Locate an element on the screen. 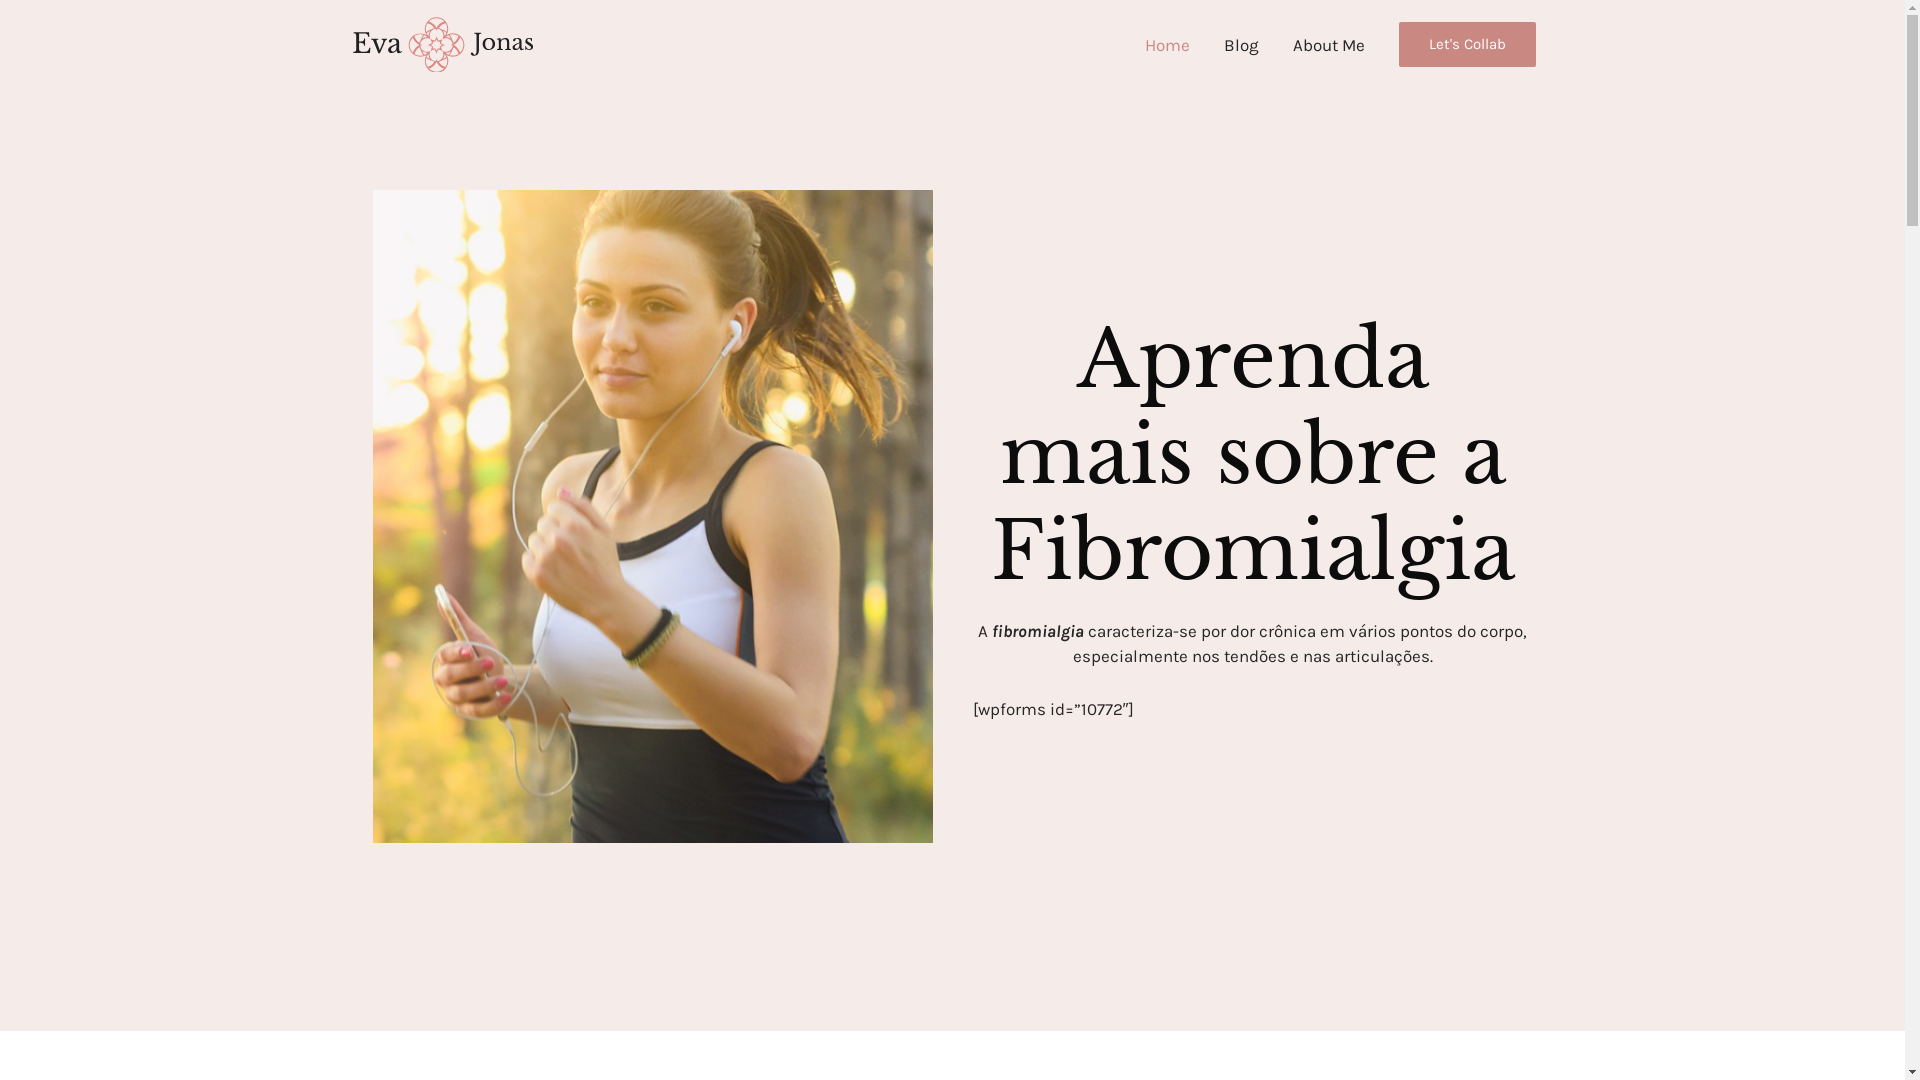  'Home' is located at coordinates (1167, 45).